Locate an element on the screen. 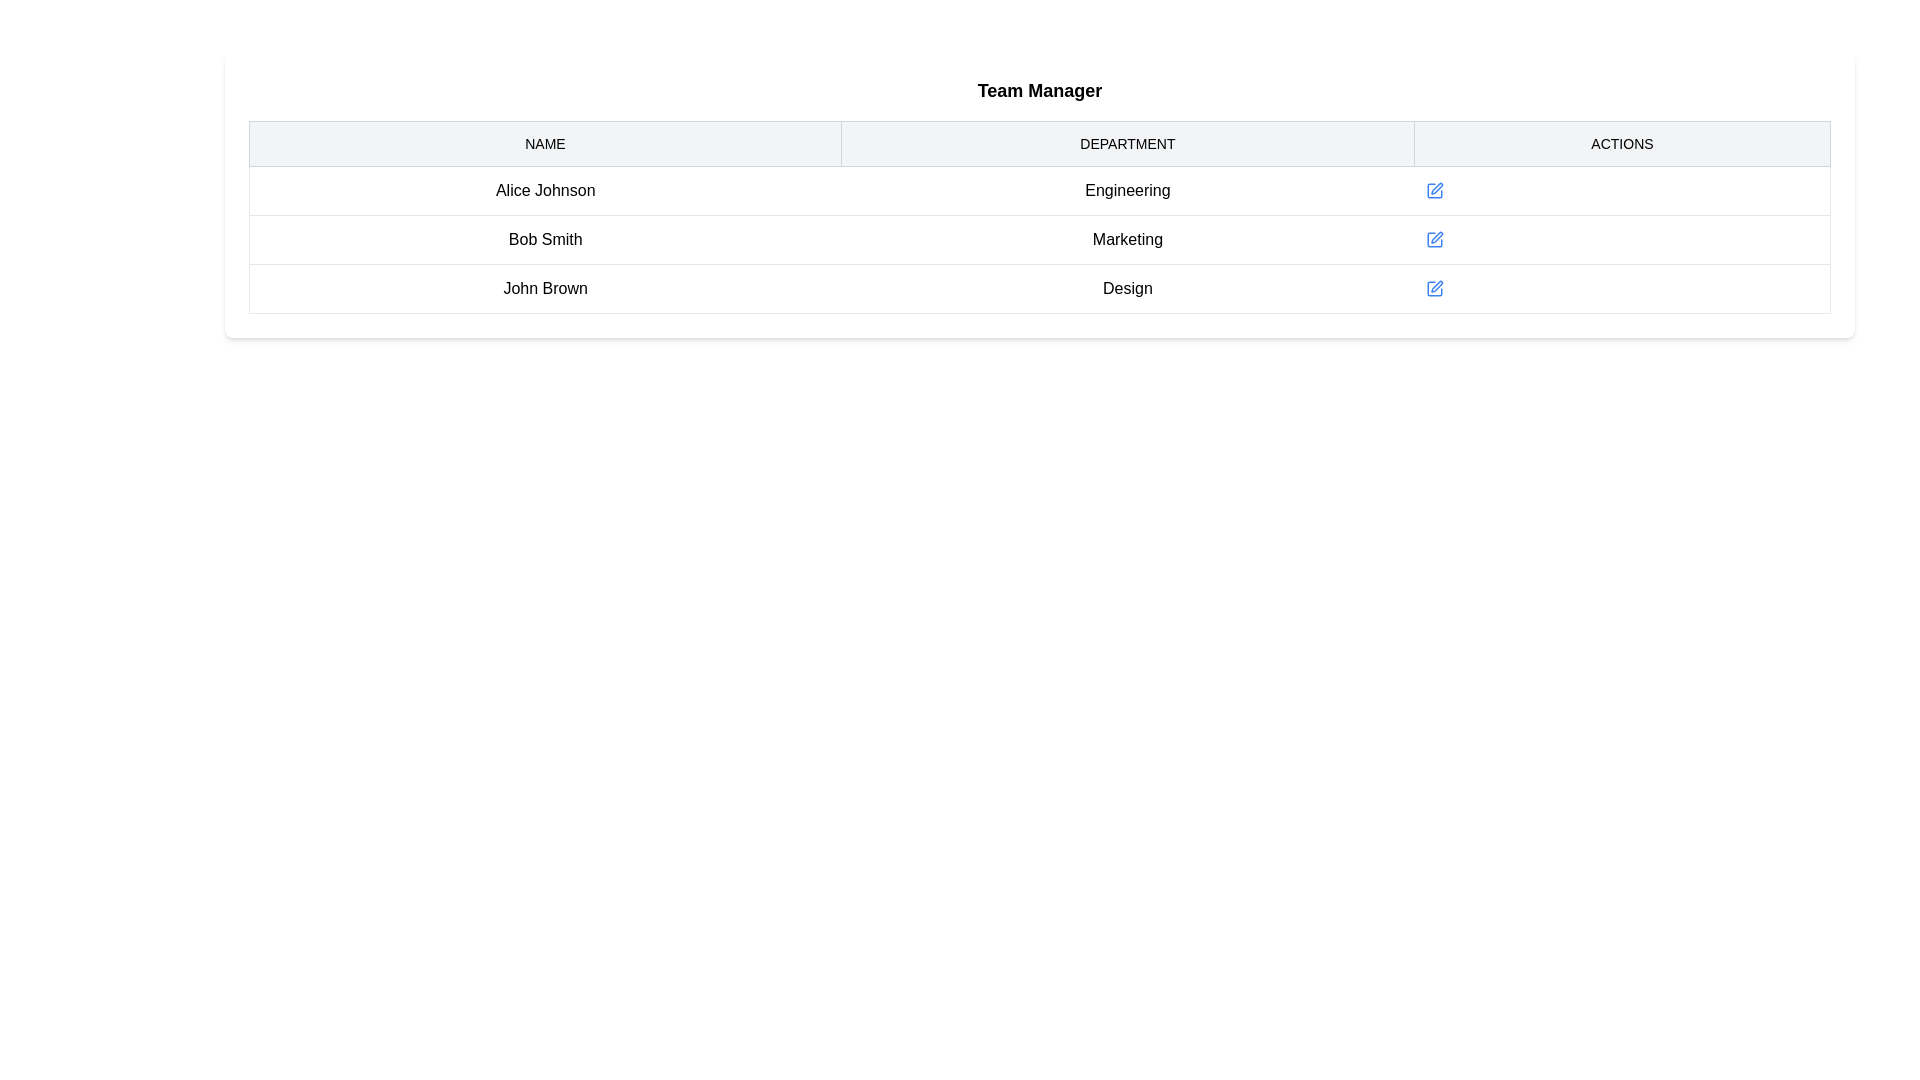 The width and height of the screenshot is (1920, 1080). the text label displaying the name 'Alice Johnson' located at the top-left of the table under the 'Name' column is located at coordinates (545, 191).